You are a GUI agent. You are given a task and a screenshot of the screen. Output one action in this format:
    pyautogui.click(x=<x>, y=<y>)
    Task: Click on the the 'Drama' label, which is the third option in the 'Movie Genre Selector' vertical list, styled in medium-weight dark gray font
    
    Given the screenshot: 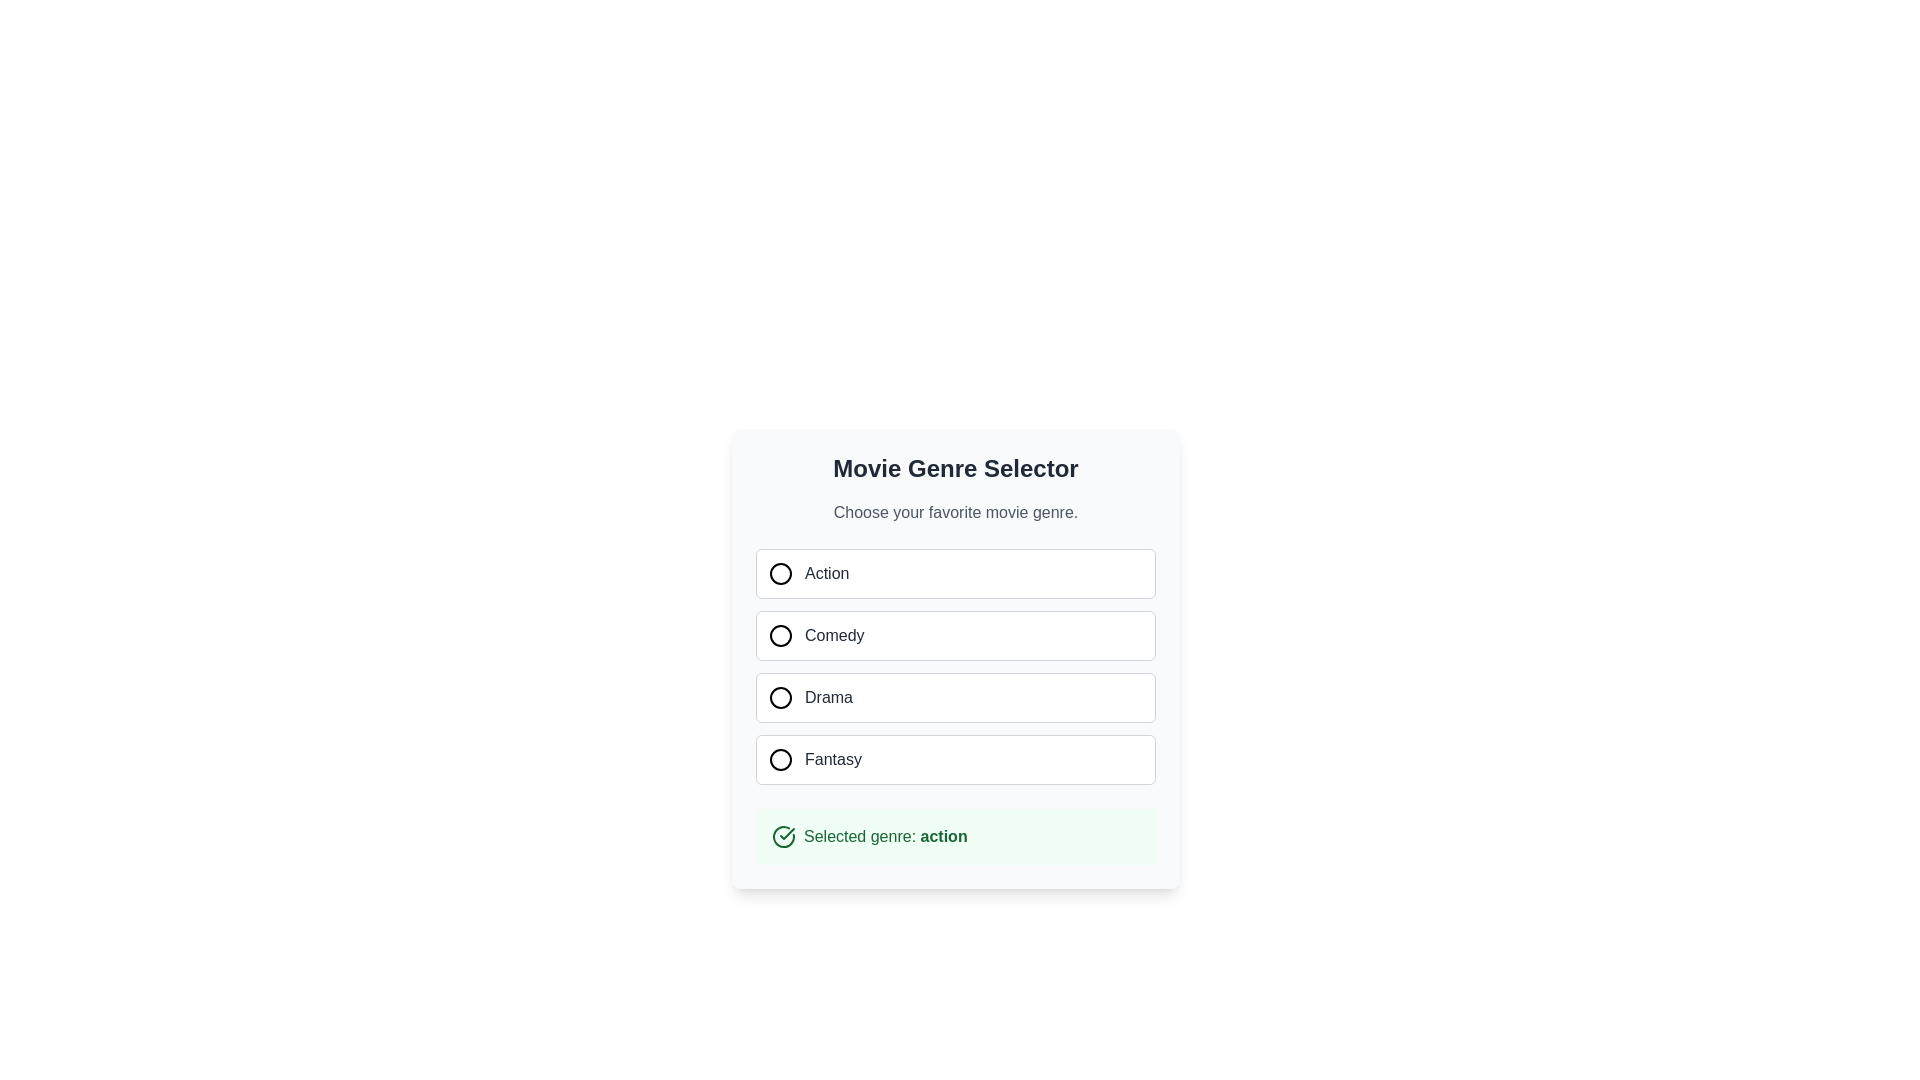 What is the action you would take?
    pyautogui.click(x=829, y=697)
    